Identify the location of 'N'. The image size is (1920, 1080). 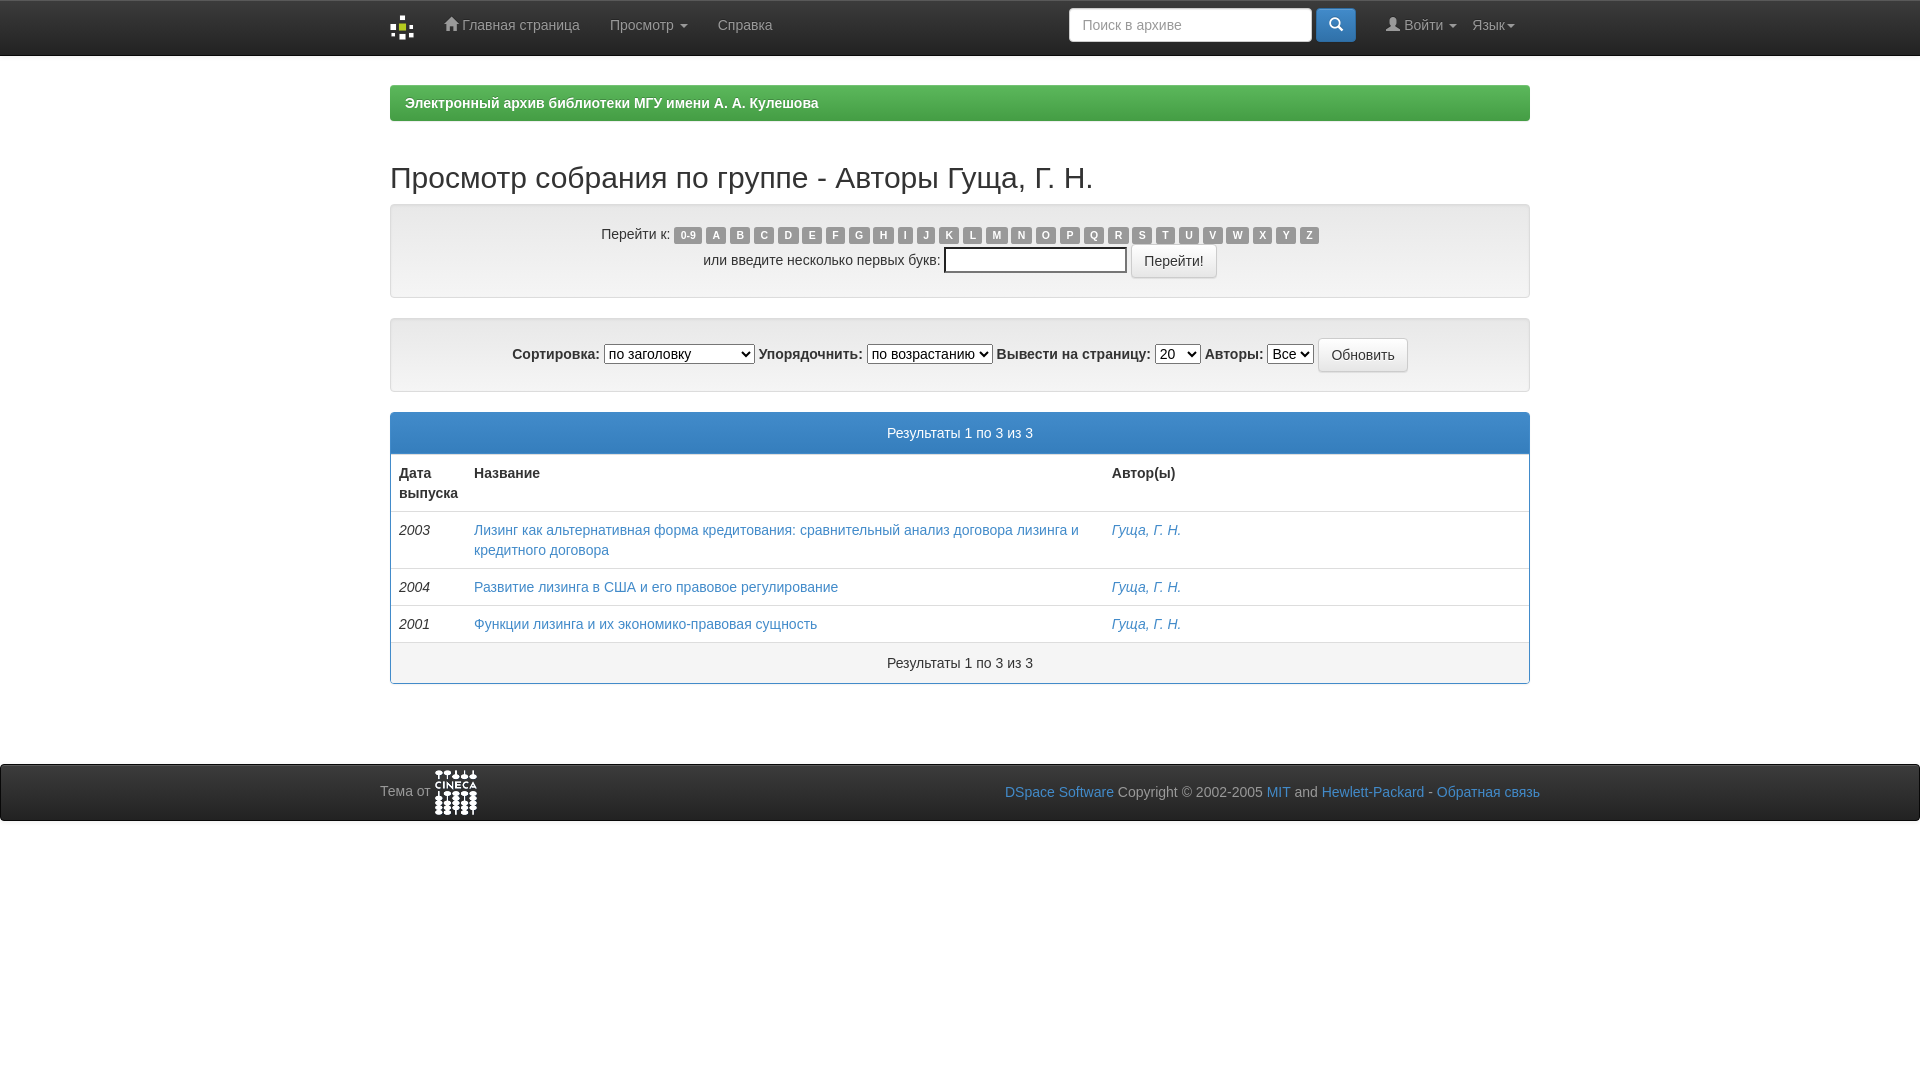
(1011, 234).